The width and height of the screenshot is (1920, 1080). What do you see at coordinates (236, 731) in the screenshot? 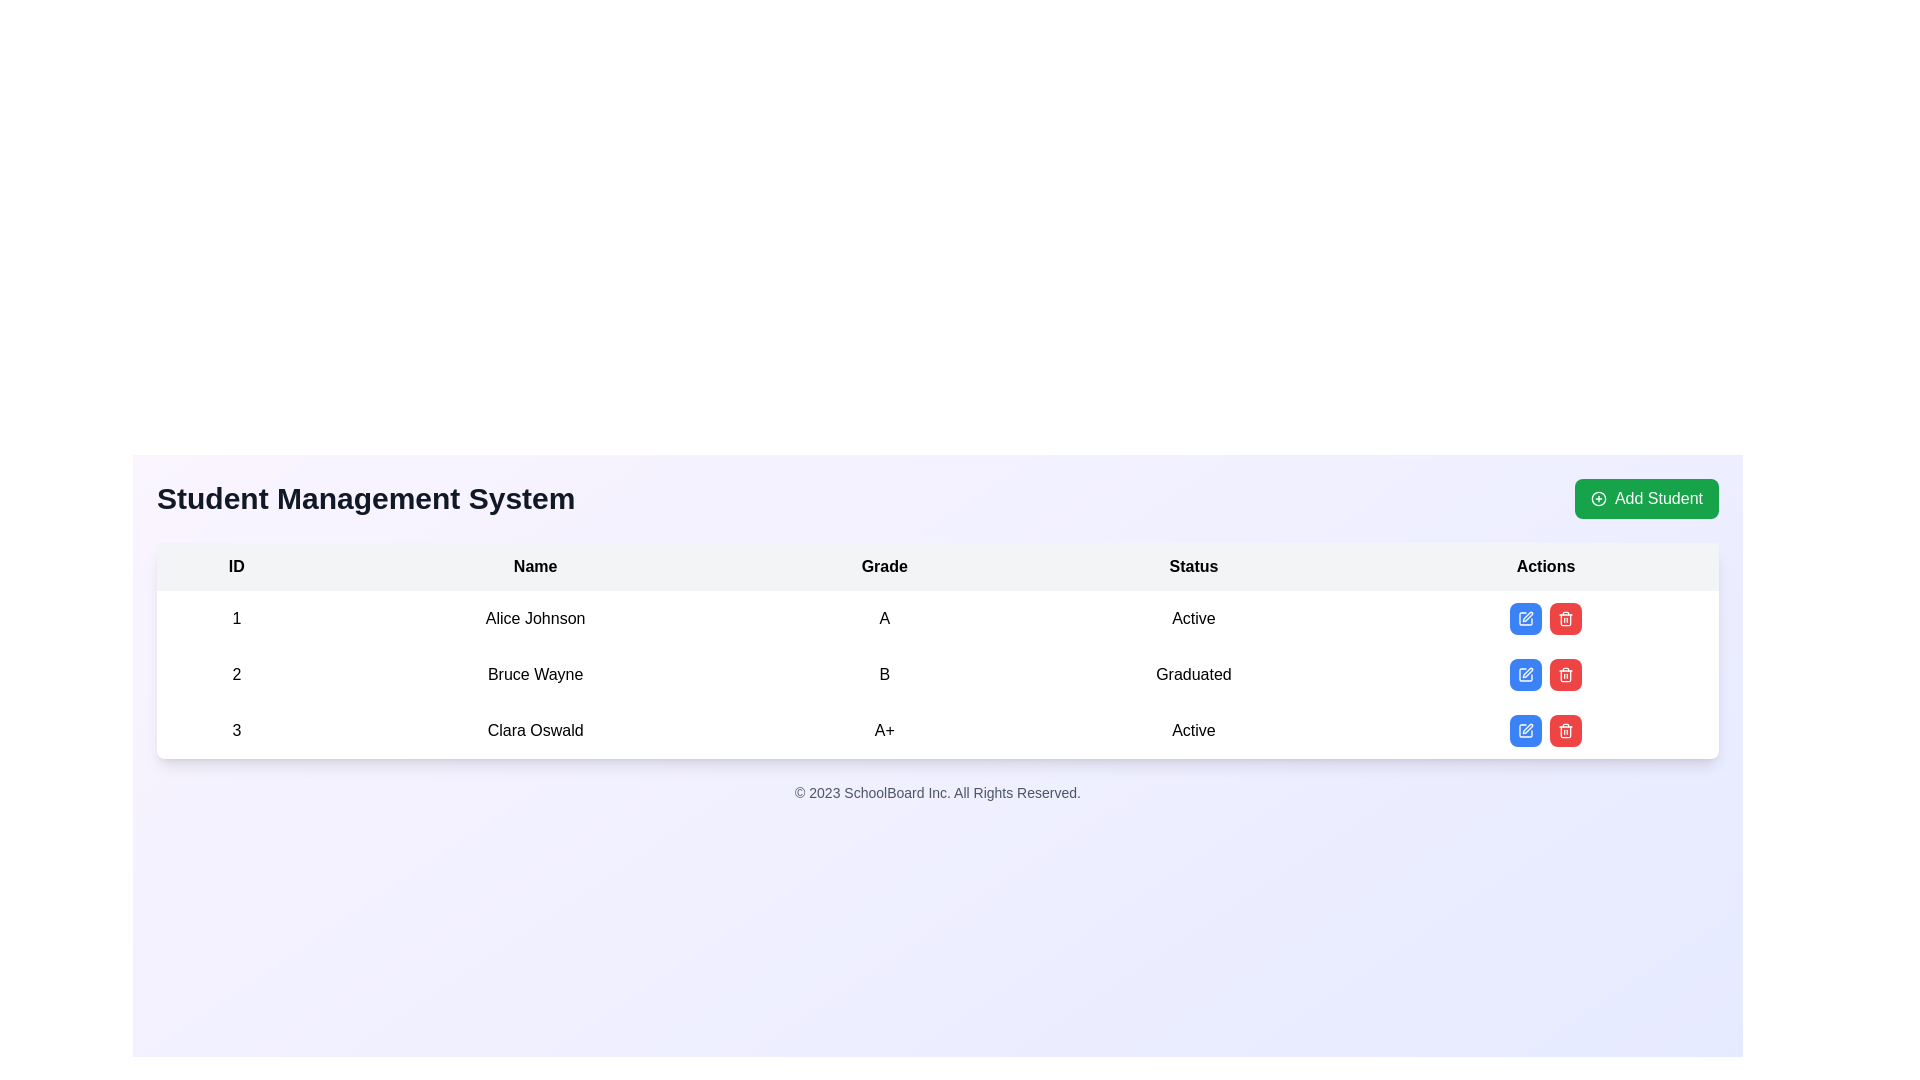
I see `the text element displaying the numerical value '3' in the first column of the third row of the table under the 'ID' column` at bounding box center [236, 731].